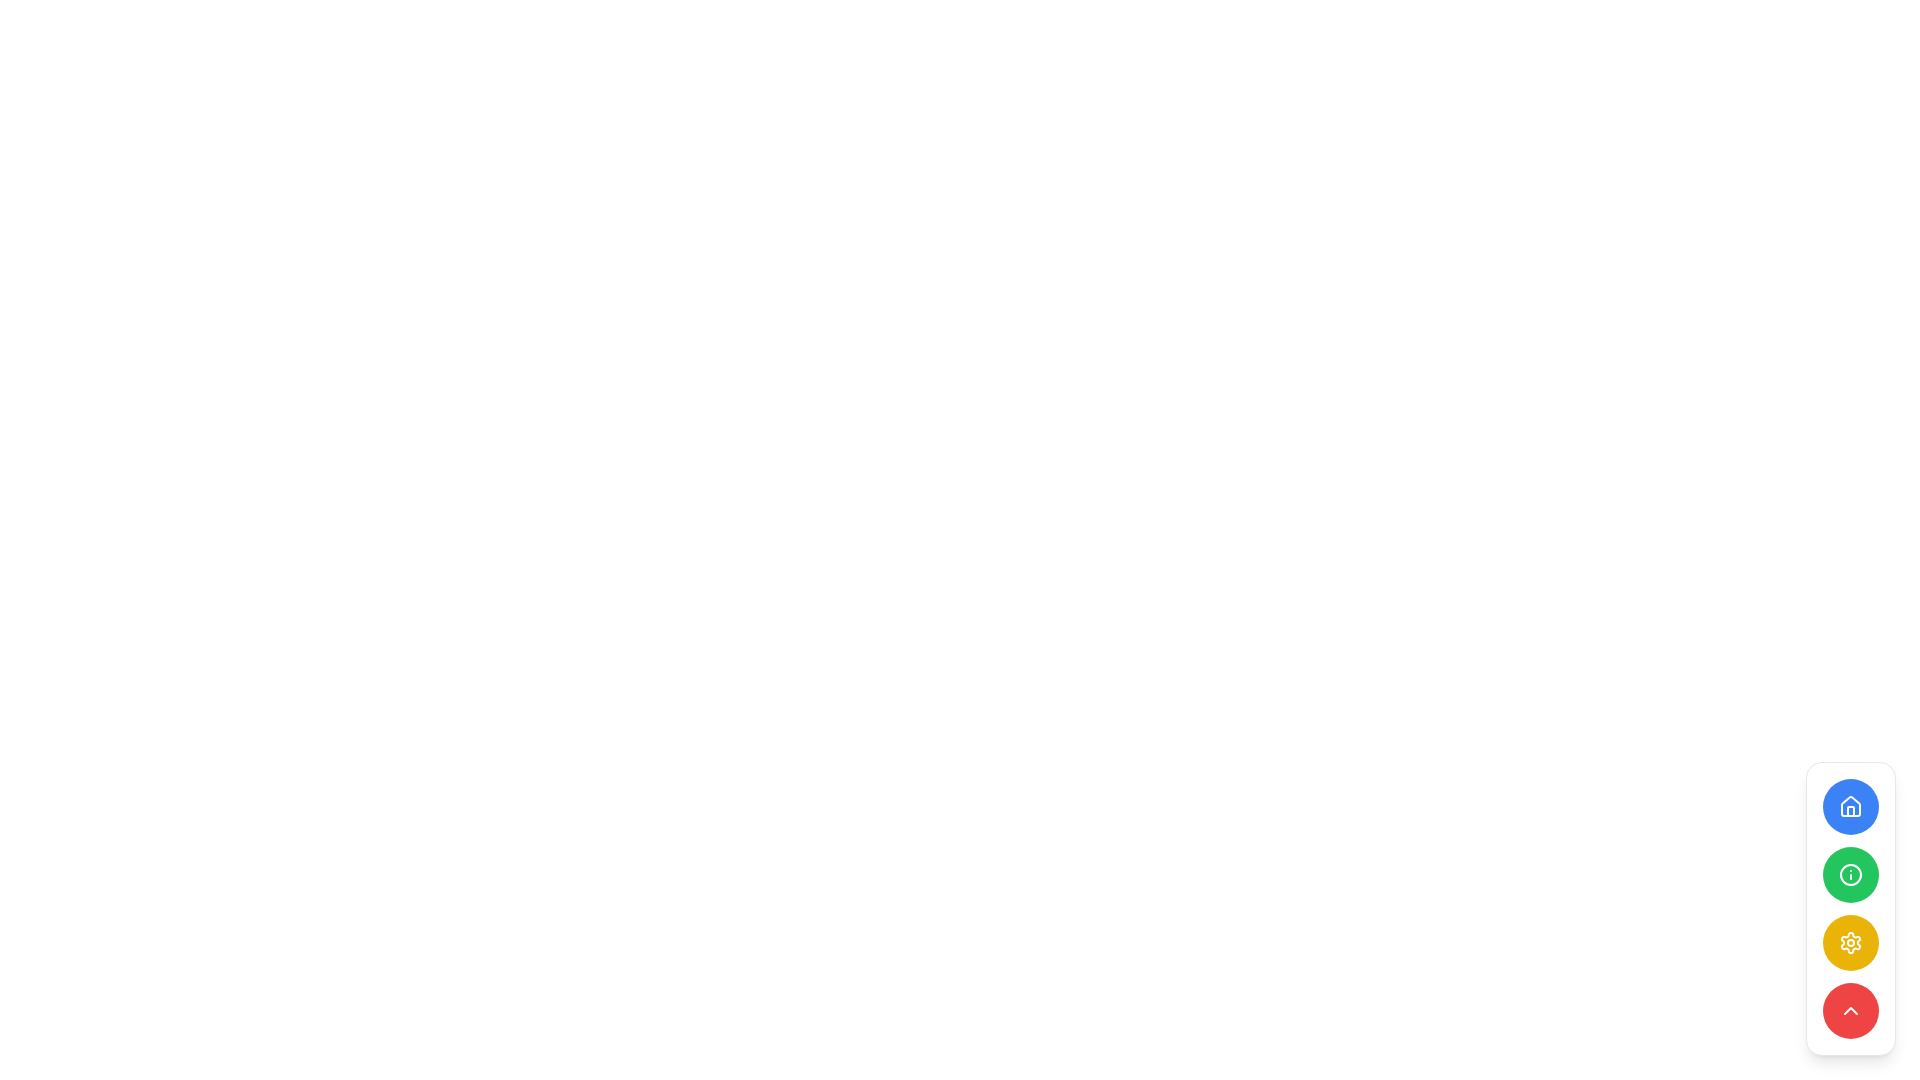  What do you see at coordinates (1850, 942) in the screenshot?
I see `the 'Settings' button located in the rightmost part of the interface` at bounding box center [1850, 942].